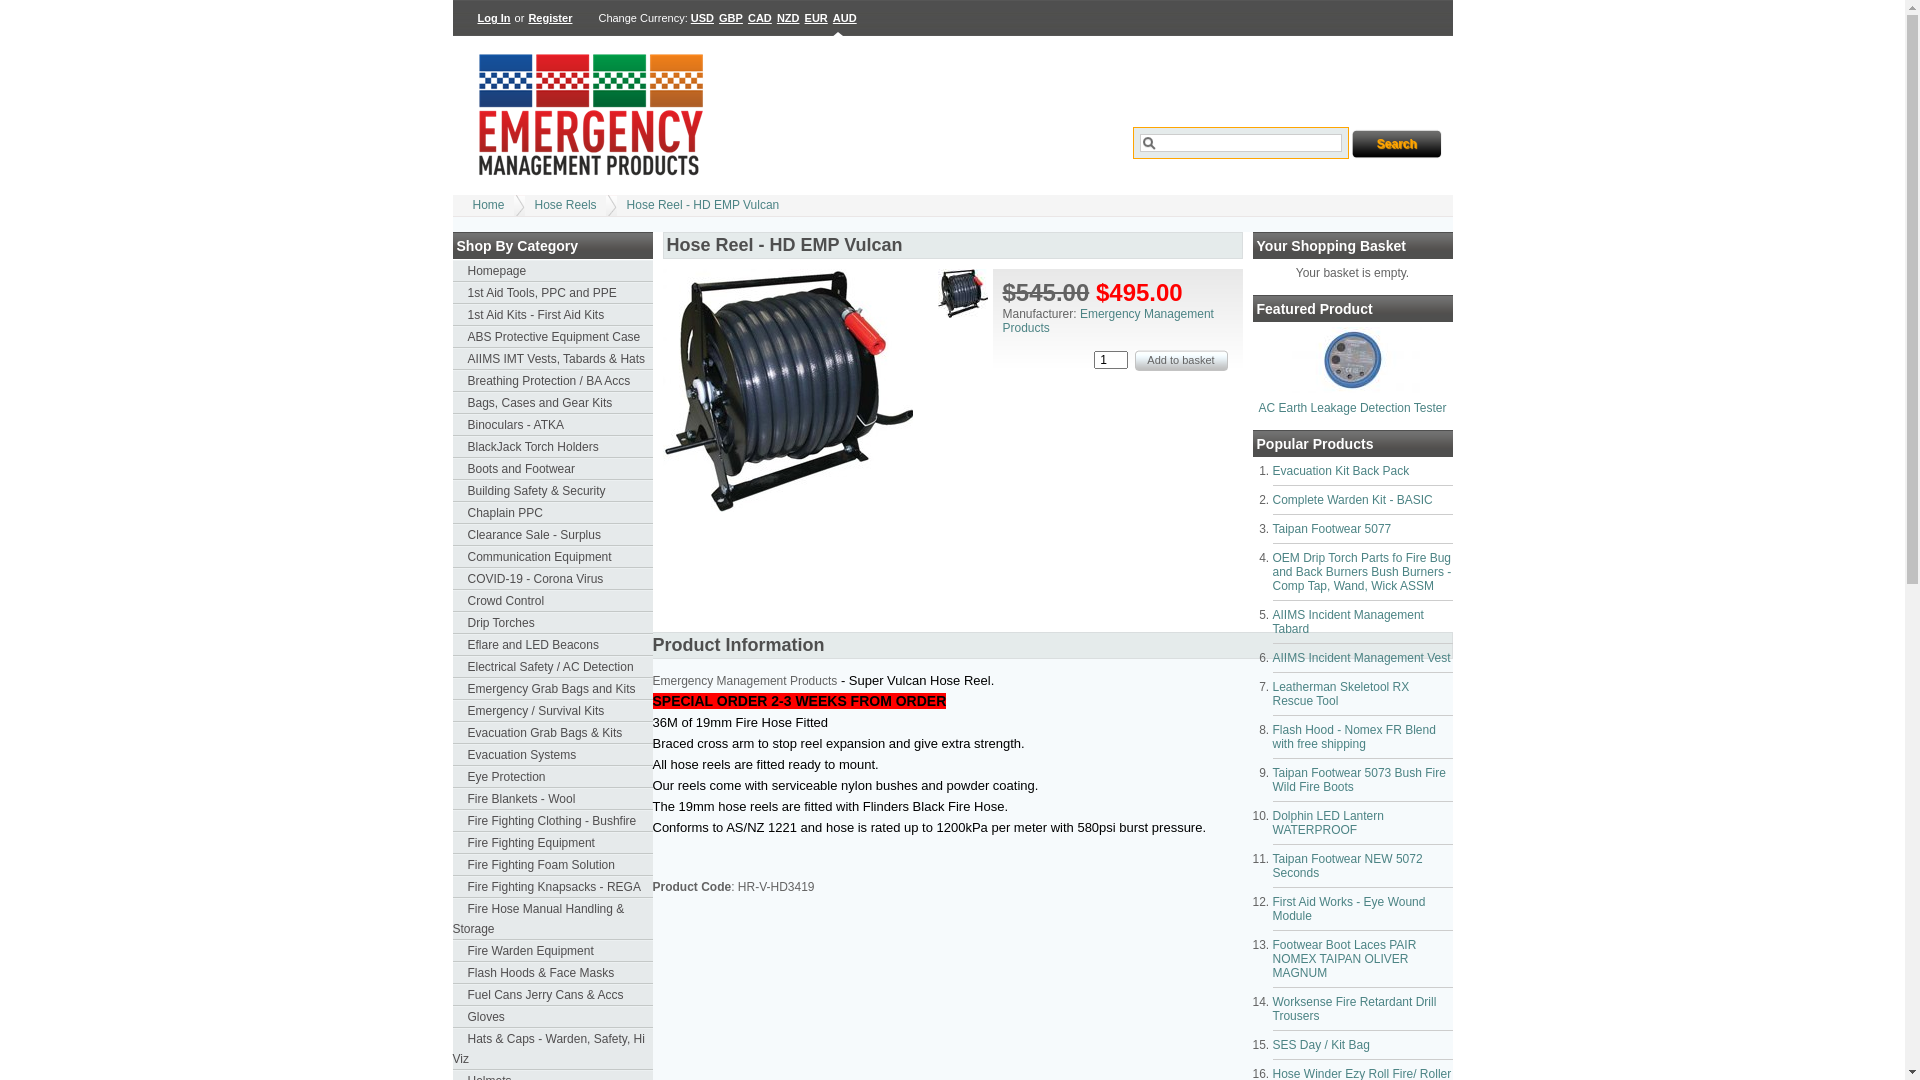 The image size is (1920, 1080). Describe the element at coordinates (552, 578) in the screenshot. I see `'COVID-19 - Corona Virus'` at that location.